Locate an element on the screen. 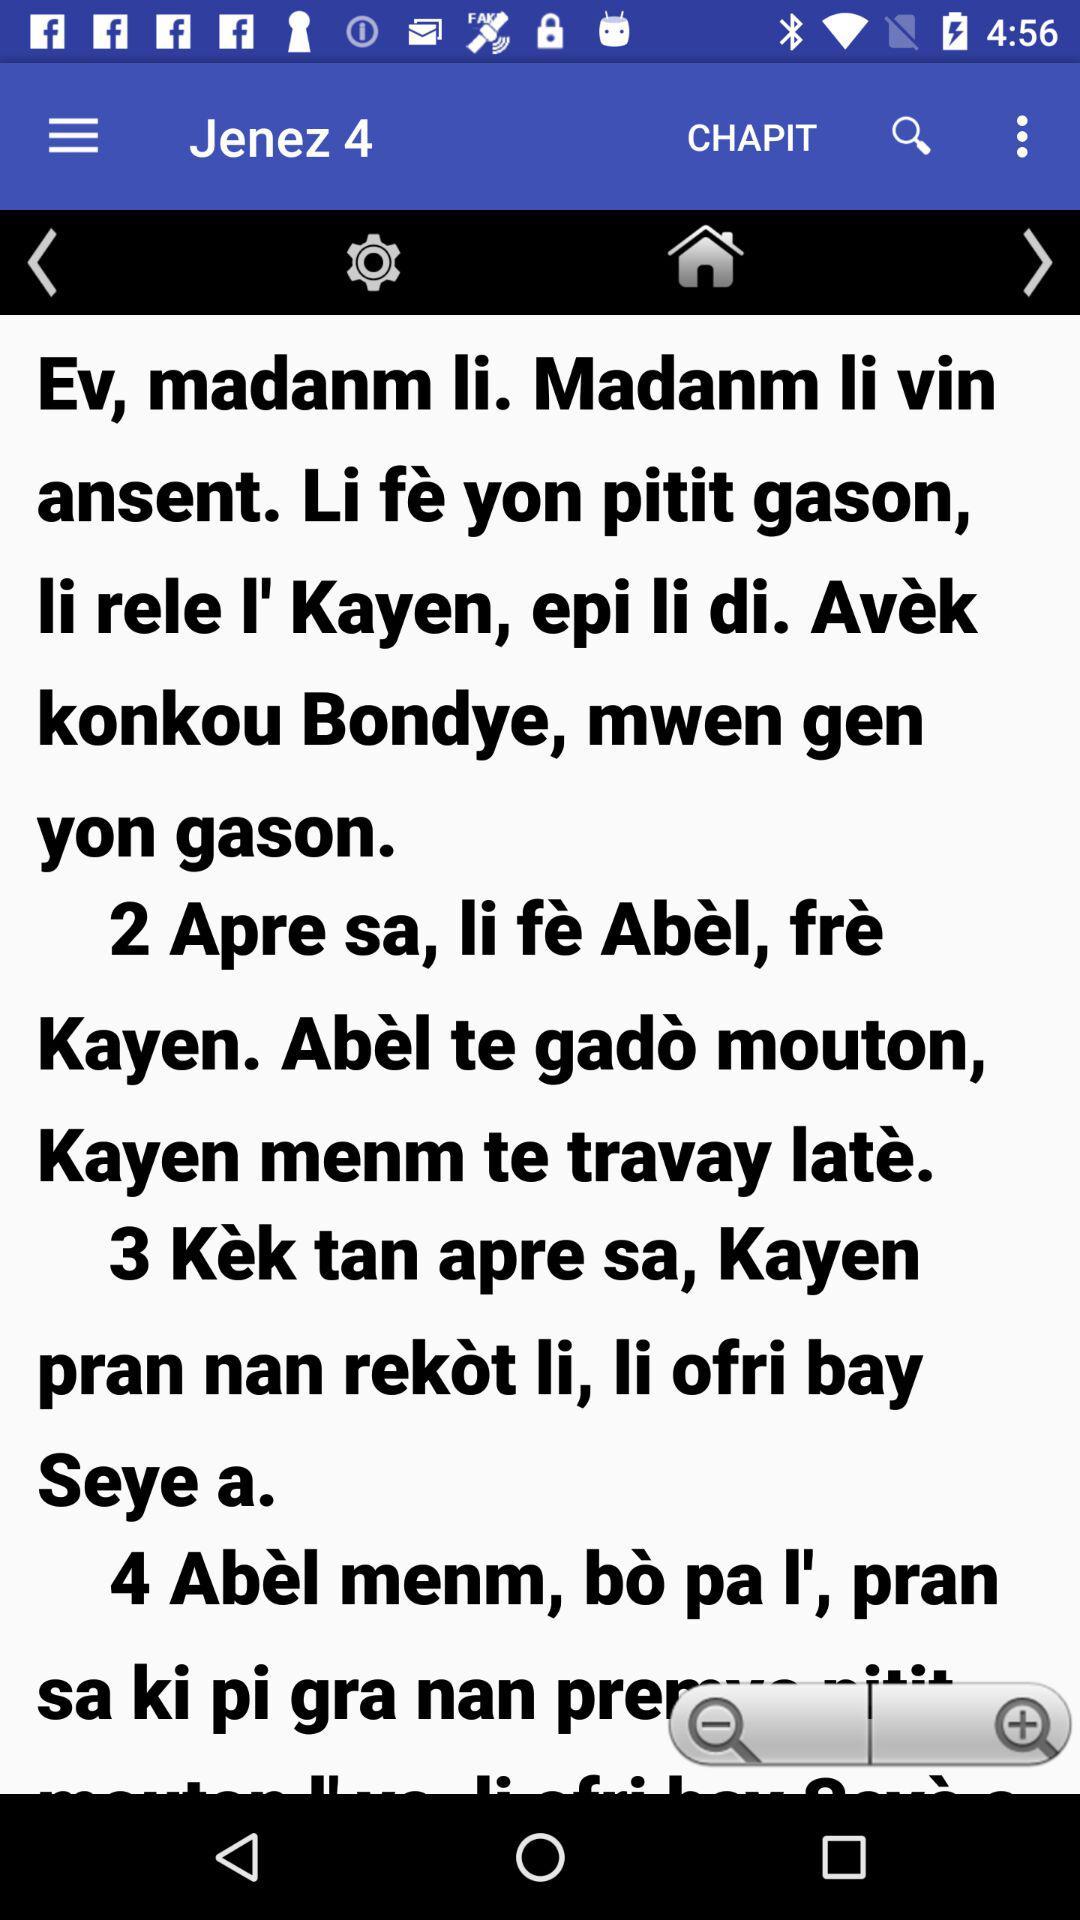  icon to the right of the jenez 4 icon is located at coordinates (752, 135).